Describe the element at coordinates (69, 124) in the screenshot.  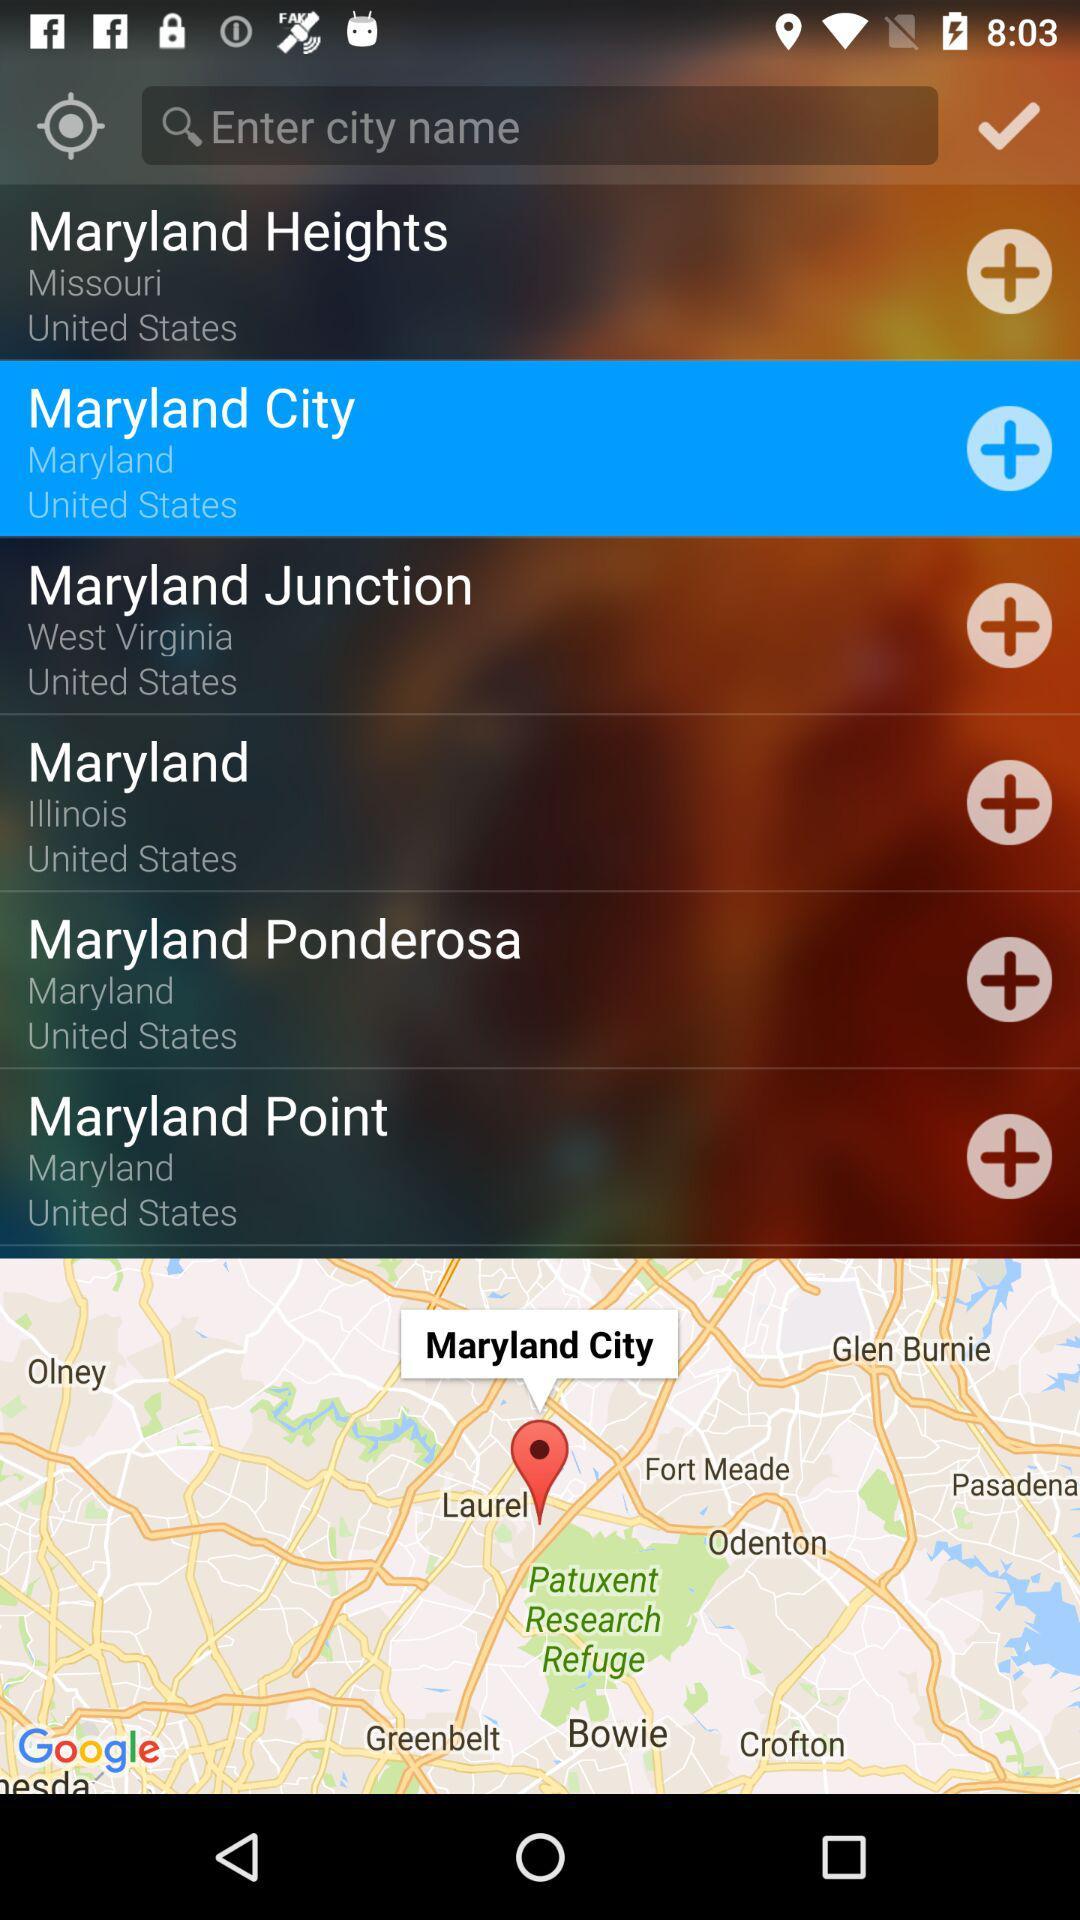
I see `the location_crosshair icon` at that location.